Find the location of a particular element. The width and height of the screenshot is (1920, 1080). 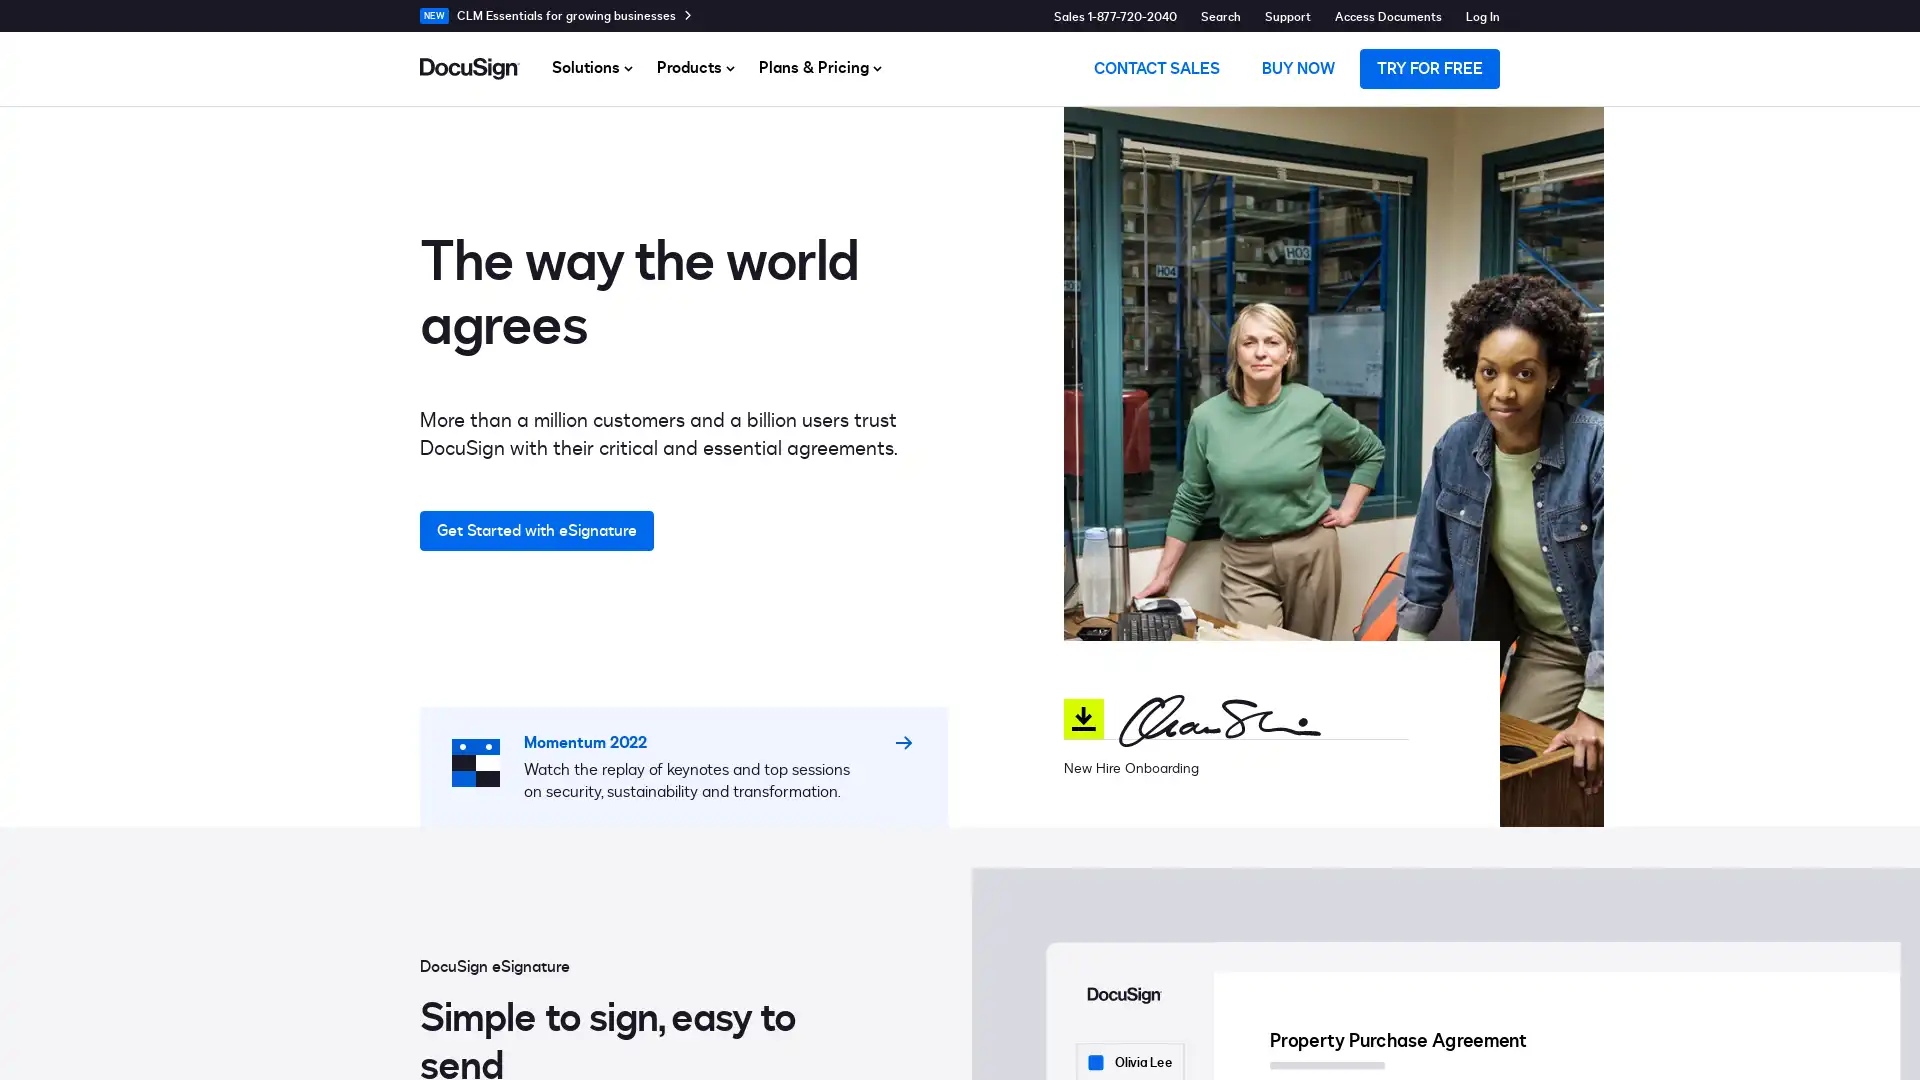

Accept Cookies is located at coordinates (1788, 1035).